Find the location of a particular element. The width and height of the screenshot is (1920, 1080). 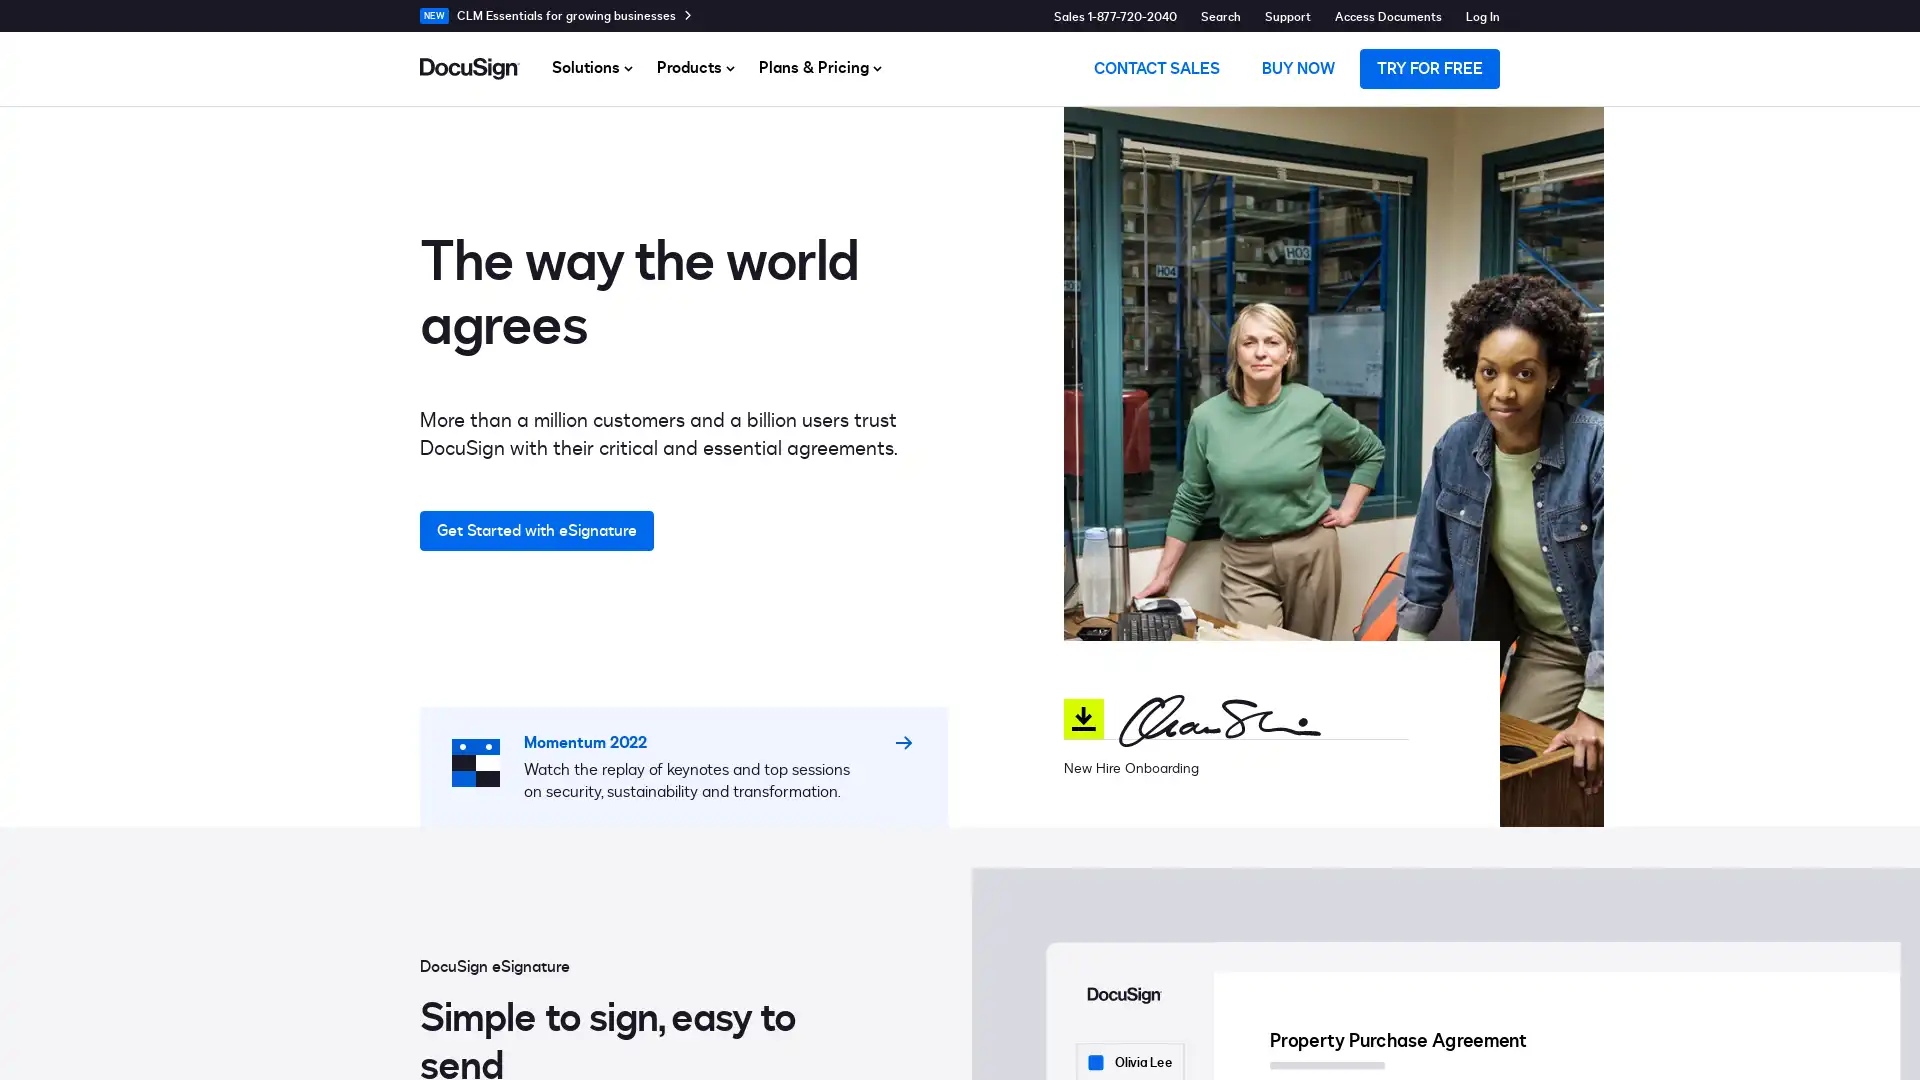

Accept Cookies is located at coordinates (1788, 1035).